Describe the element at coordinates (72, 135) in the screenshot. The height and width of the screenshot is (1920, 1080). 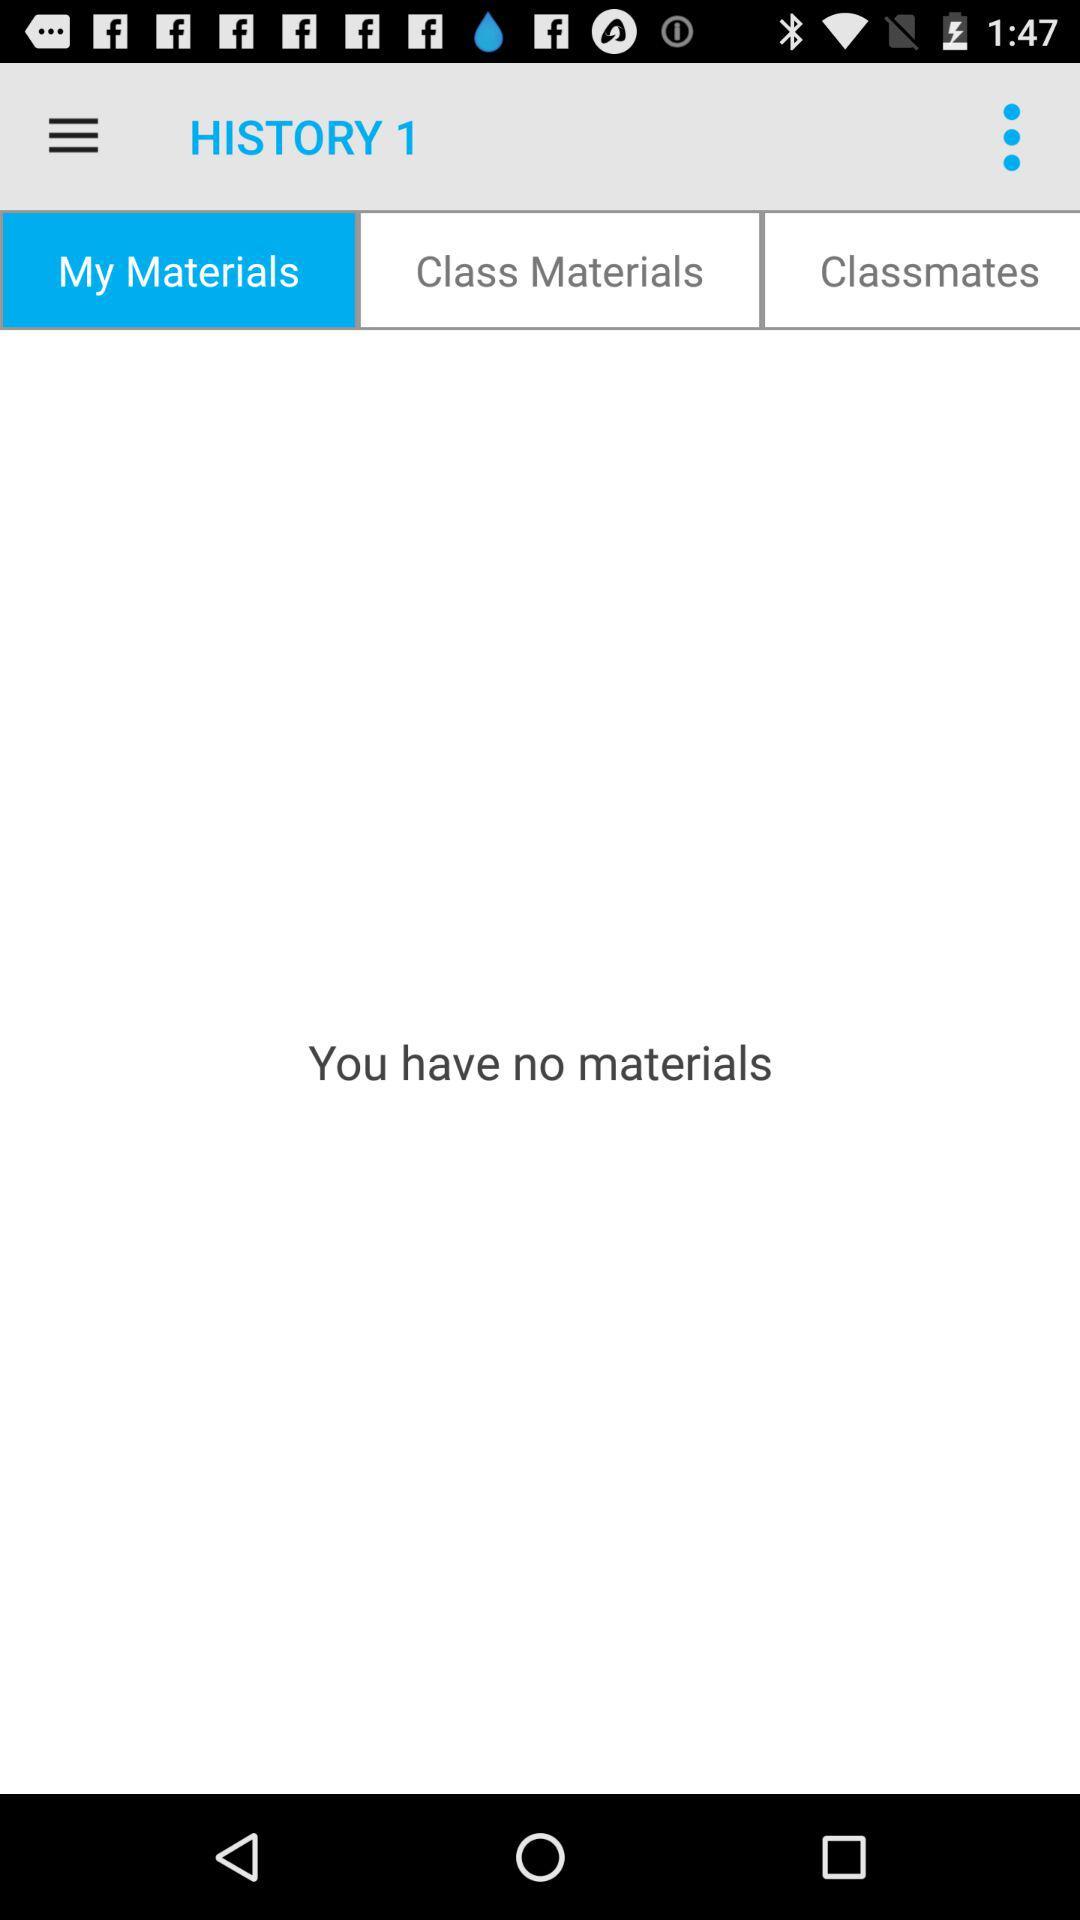
I see `item above my materials item` at that location.